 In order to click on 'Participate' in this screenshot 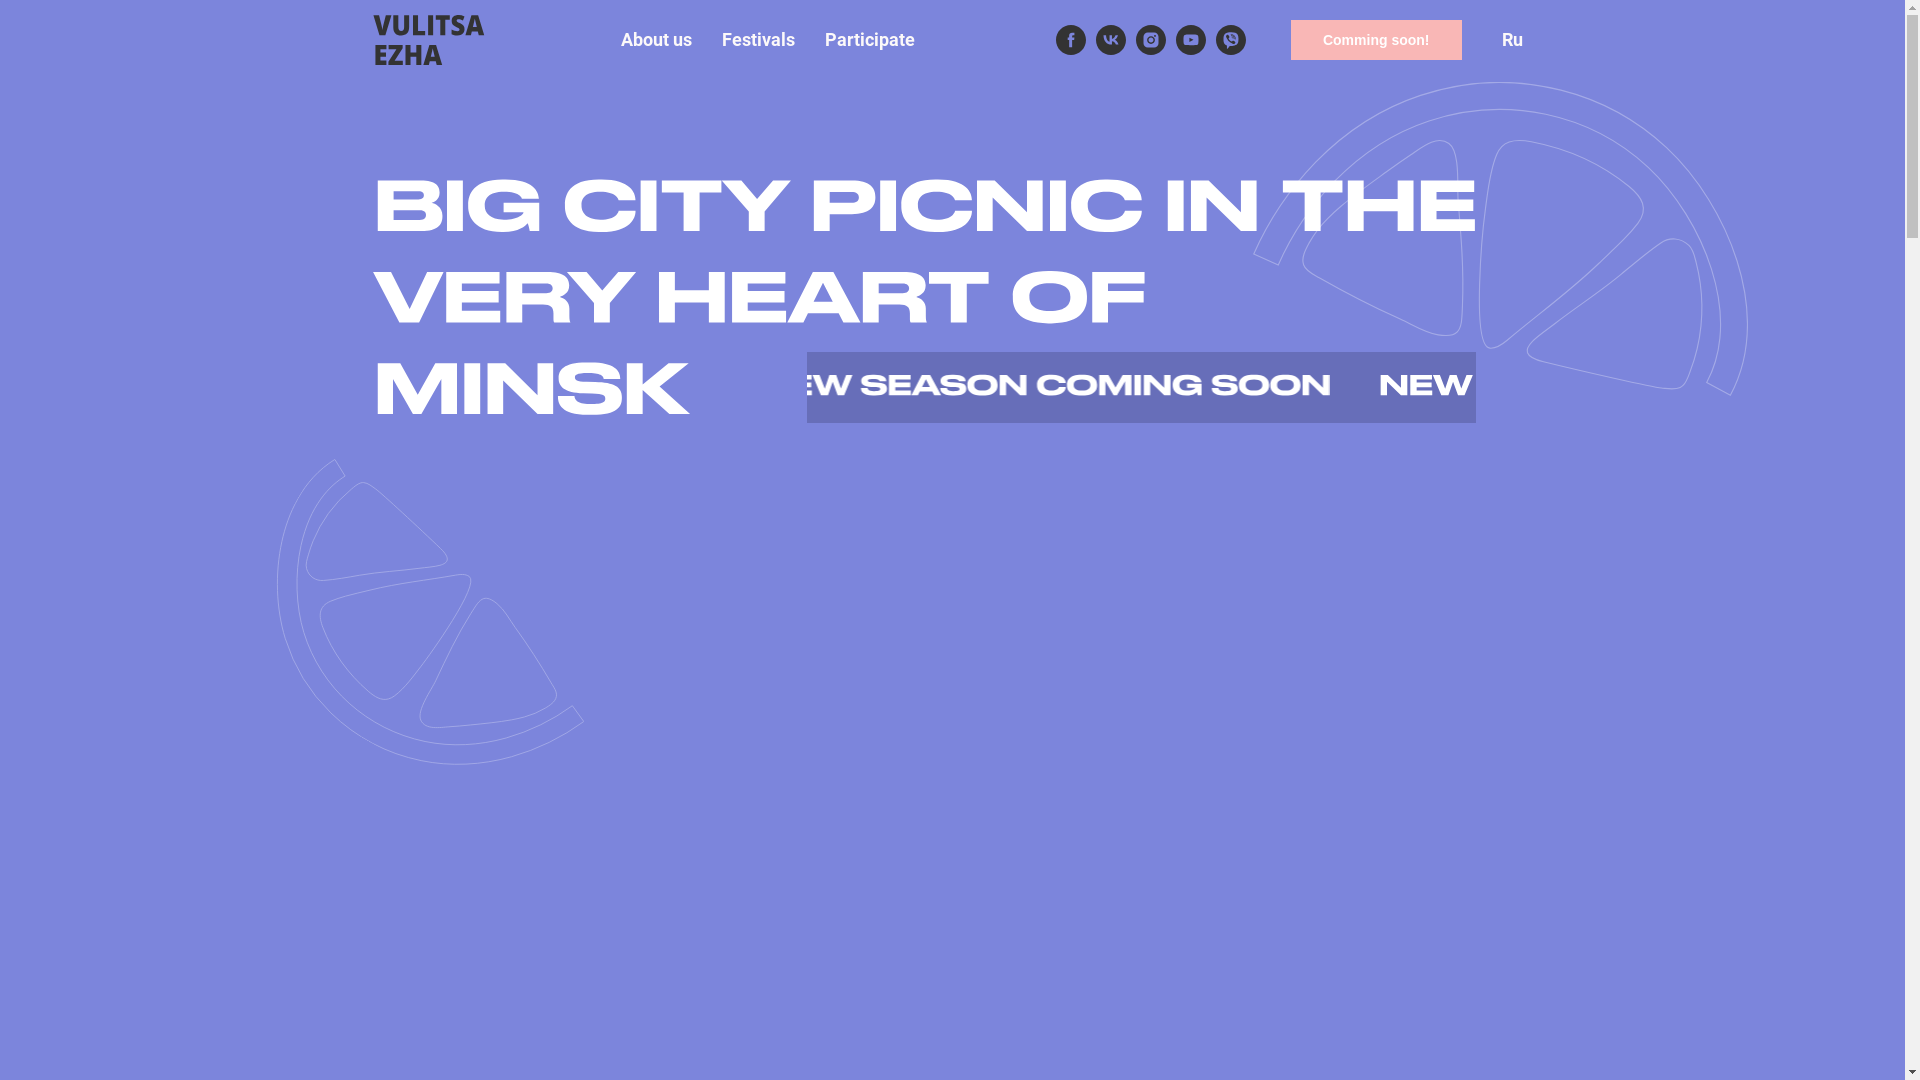, I will do `click(869, 39)`.